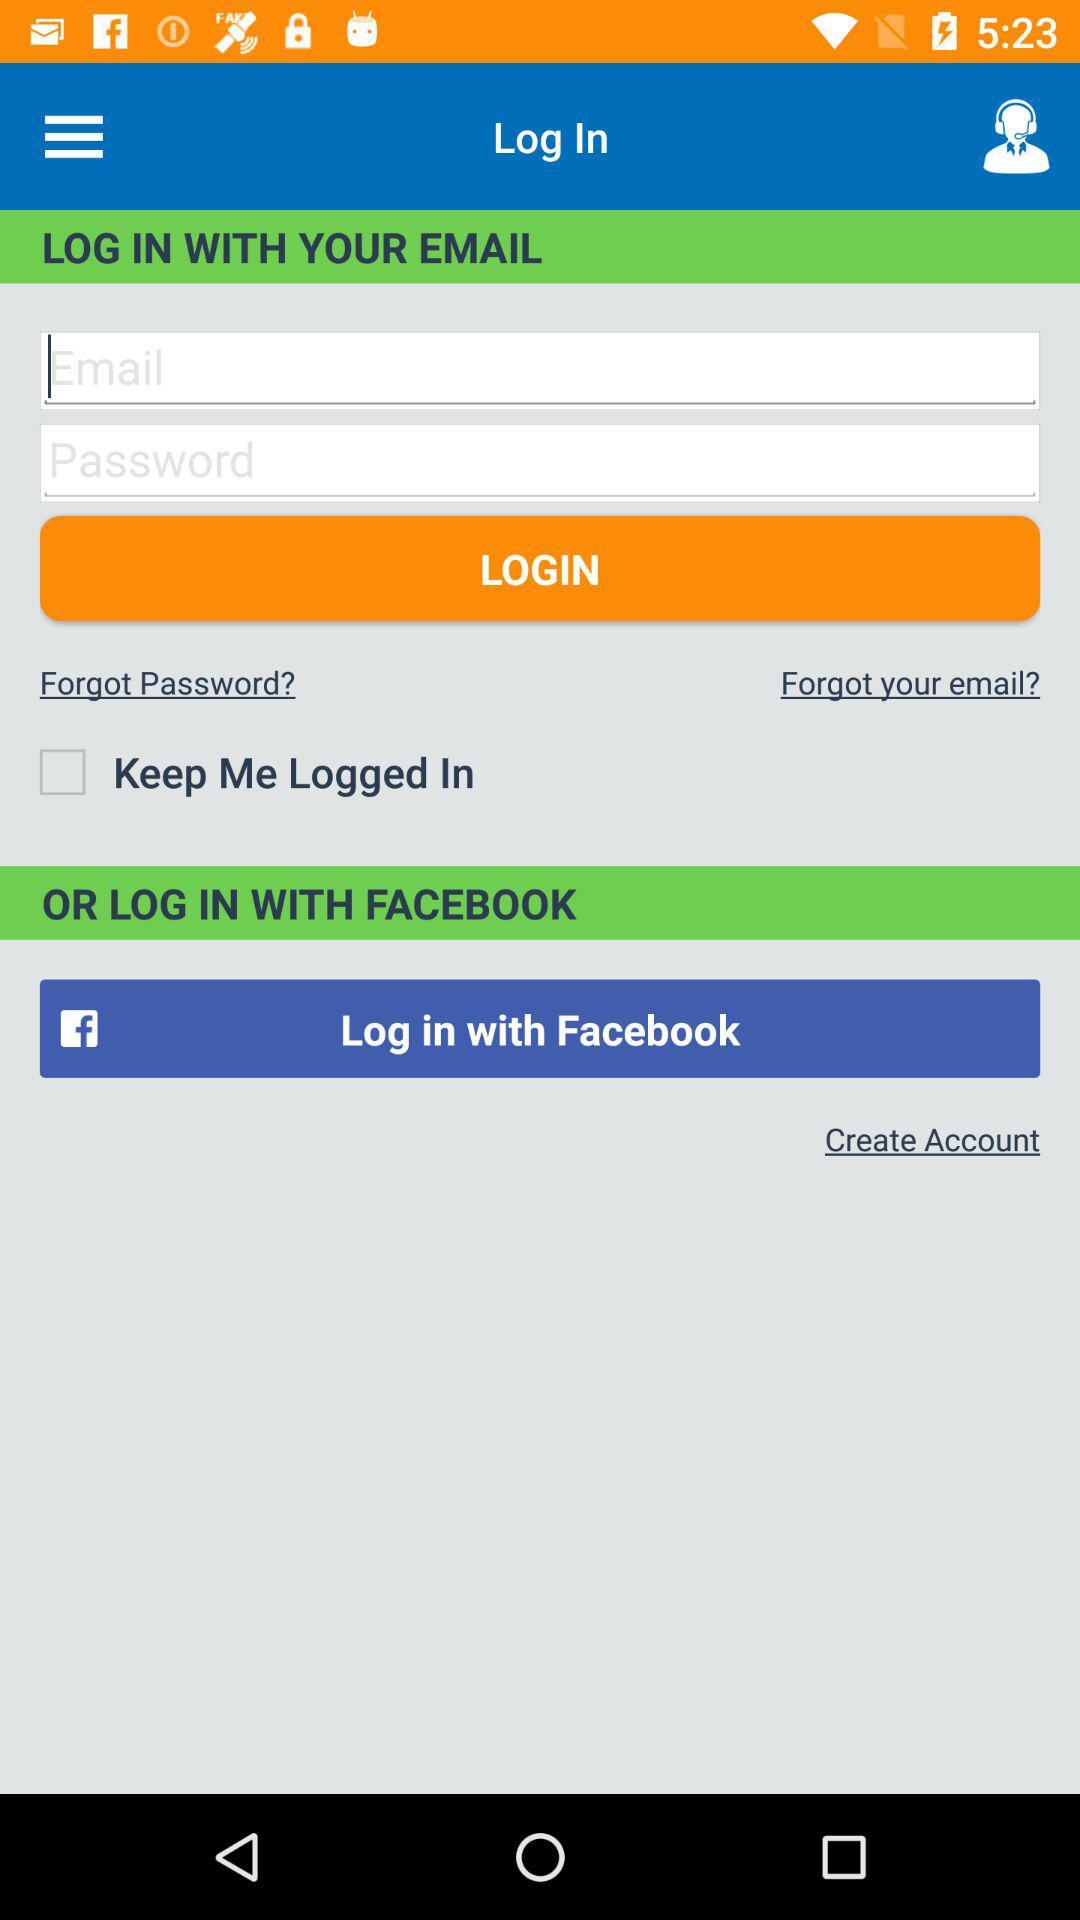  Describe the element at coordinates (256, 770) in the screenshot. I see `the keep me logged item` at that location.